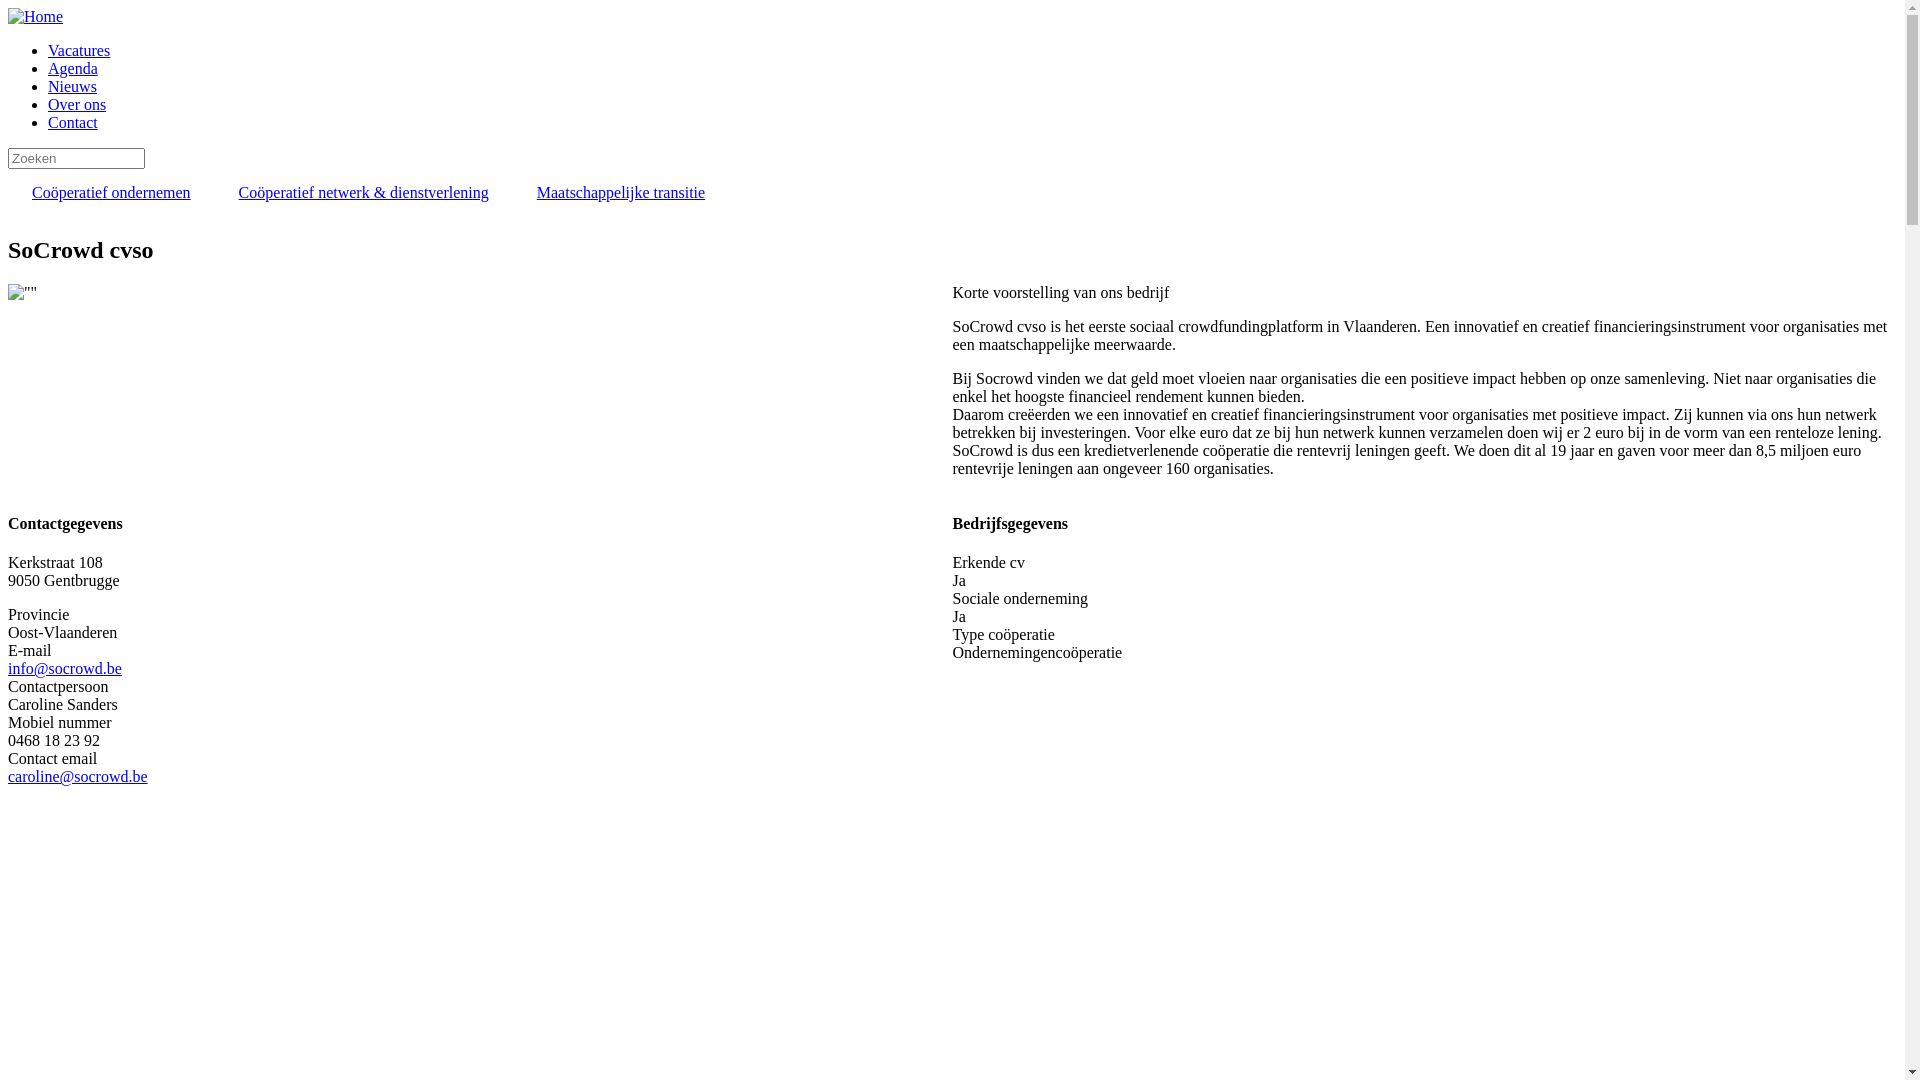 The width and height of the screenshot is (1920, 1080). Describe the element at coordinates (72, 85) in the screenshot. I see `'Nieuws'` at that location.